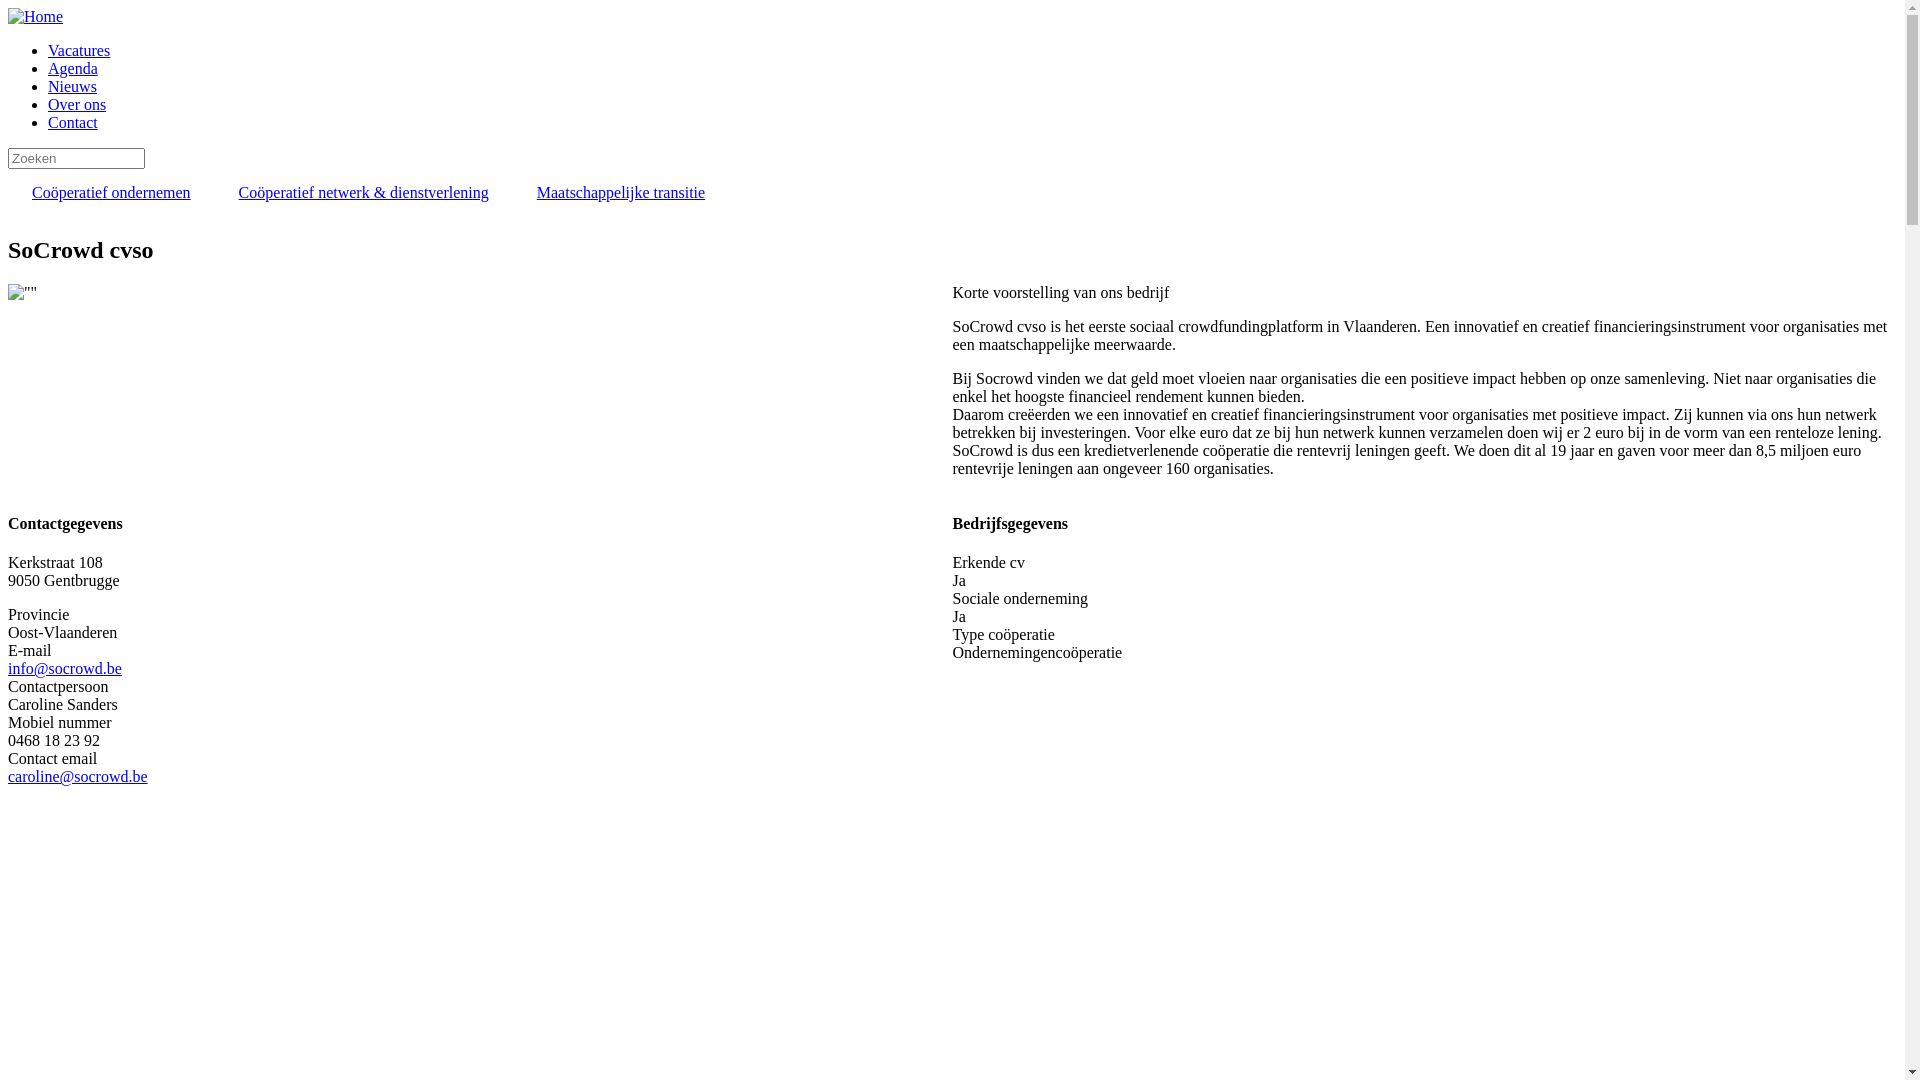 The width and height of the screenshot is (1920, 1080). Describe the element at coordinates (72, 85) in the screenshot. I see `'Nieuws'` at that location.